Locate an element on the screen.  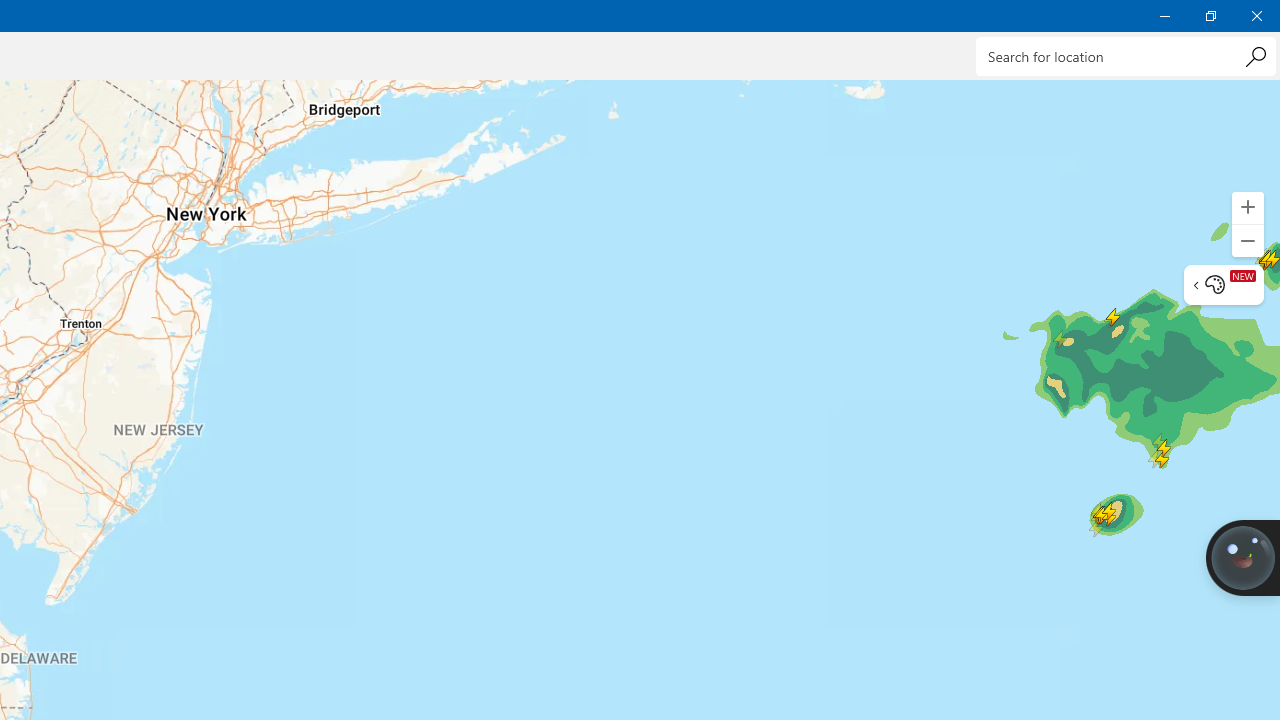
'Restore Weather' is located at coordinates (1209, 15).